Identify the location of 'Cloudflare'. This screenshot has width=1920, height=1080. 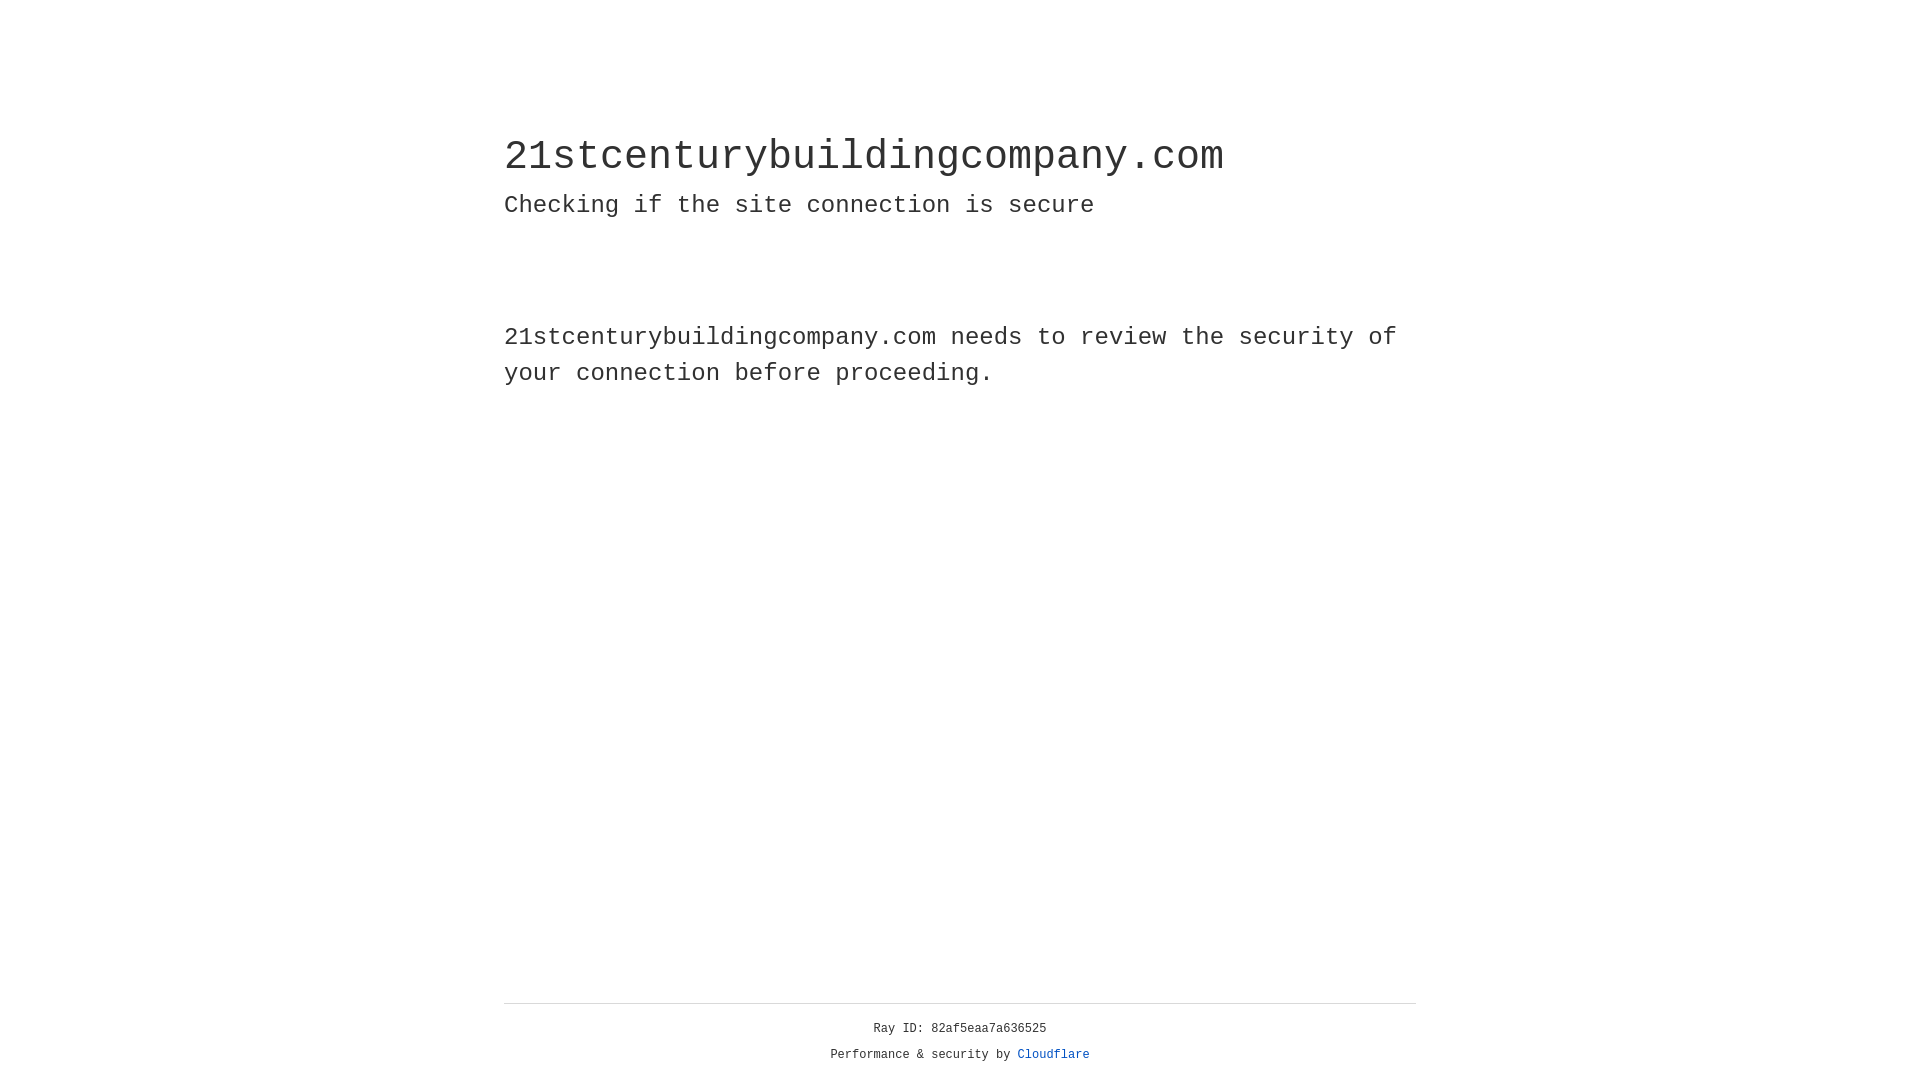
(1017, 1054).